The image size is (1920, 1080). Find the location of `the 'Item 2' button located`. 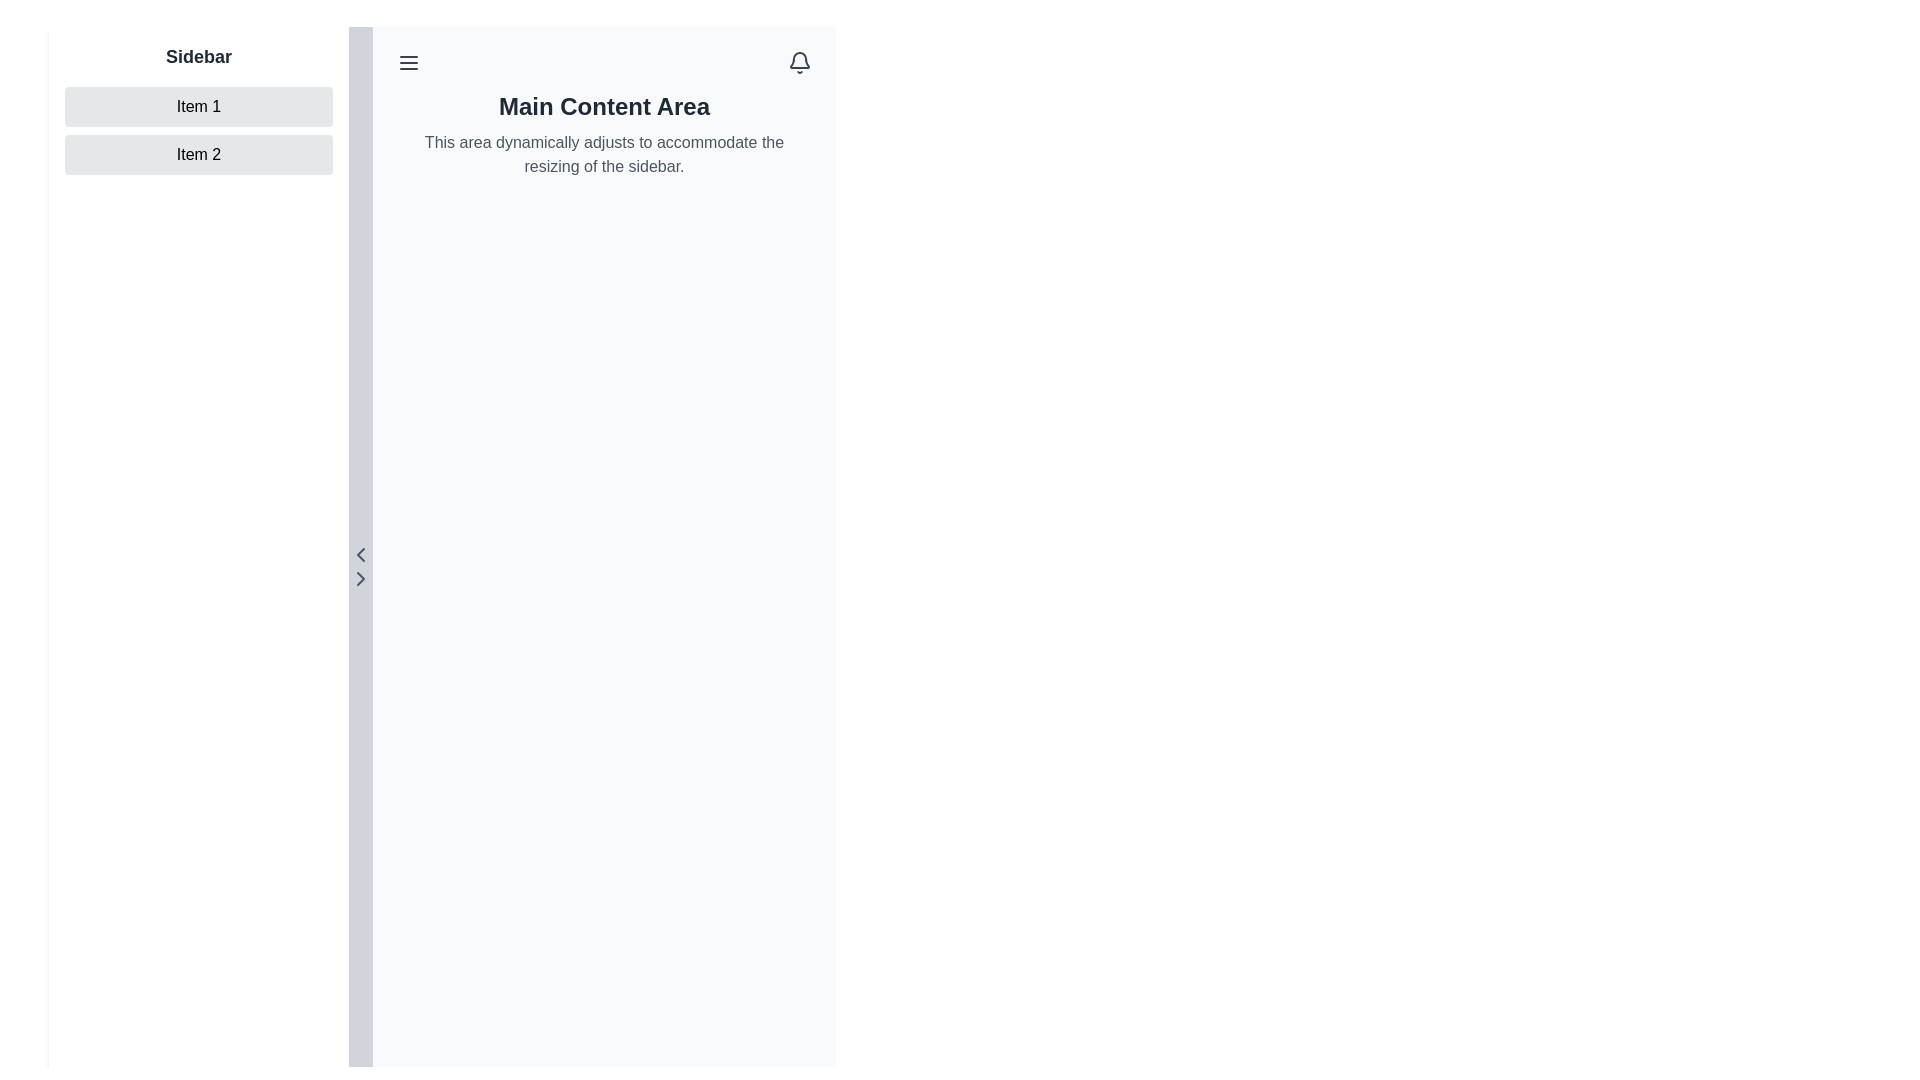

the 'Item 2' button located is located at coordinates (198, 153).